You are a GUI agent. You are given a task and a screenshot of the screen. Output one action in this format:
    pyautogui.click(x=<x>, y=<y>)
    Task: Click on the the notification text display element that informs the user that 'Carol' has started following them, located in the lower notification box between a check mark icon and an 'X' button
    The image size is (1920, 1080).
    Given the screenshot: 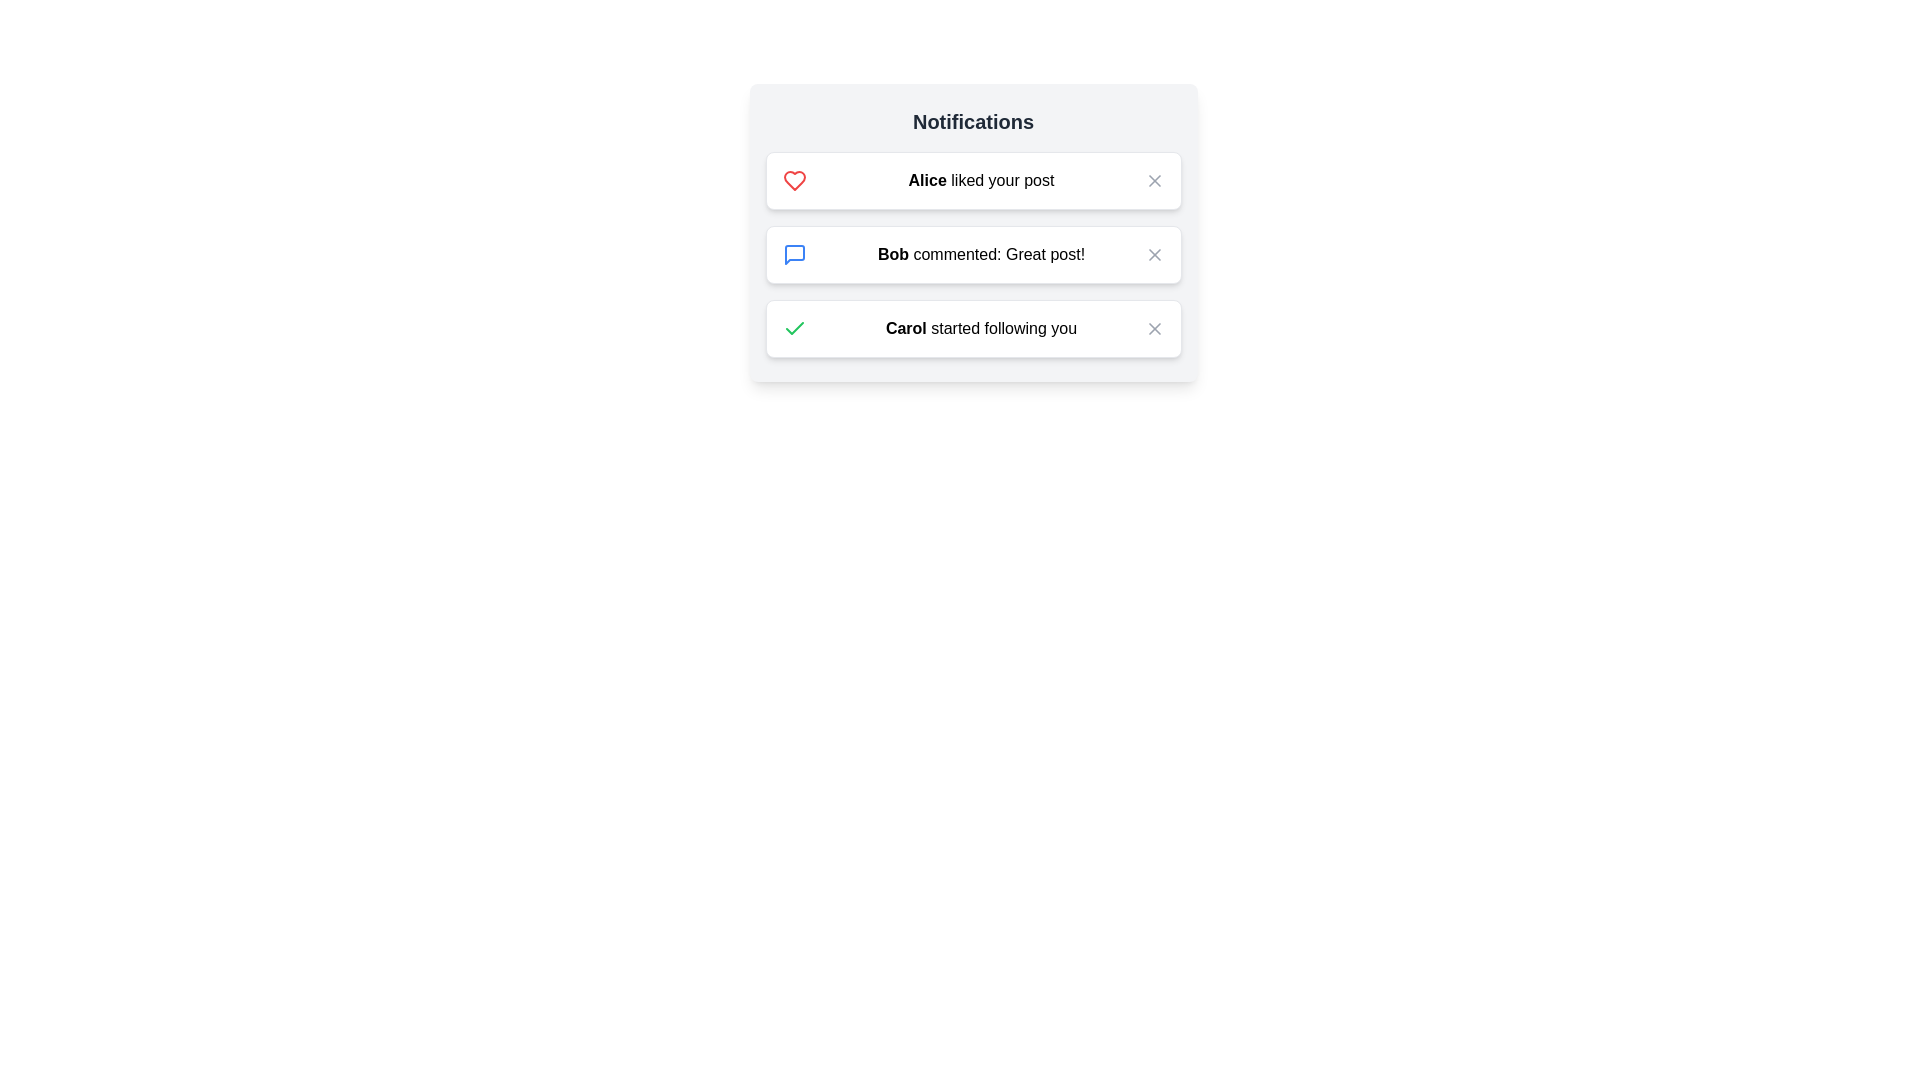 What is the action you would take?
    pyautogui.click(x=981, y=327)
    